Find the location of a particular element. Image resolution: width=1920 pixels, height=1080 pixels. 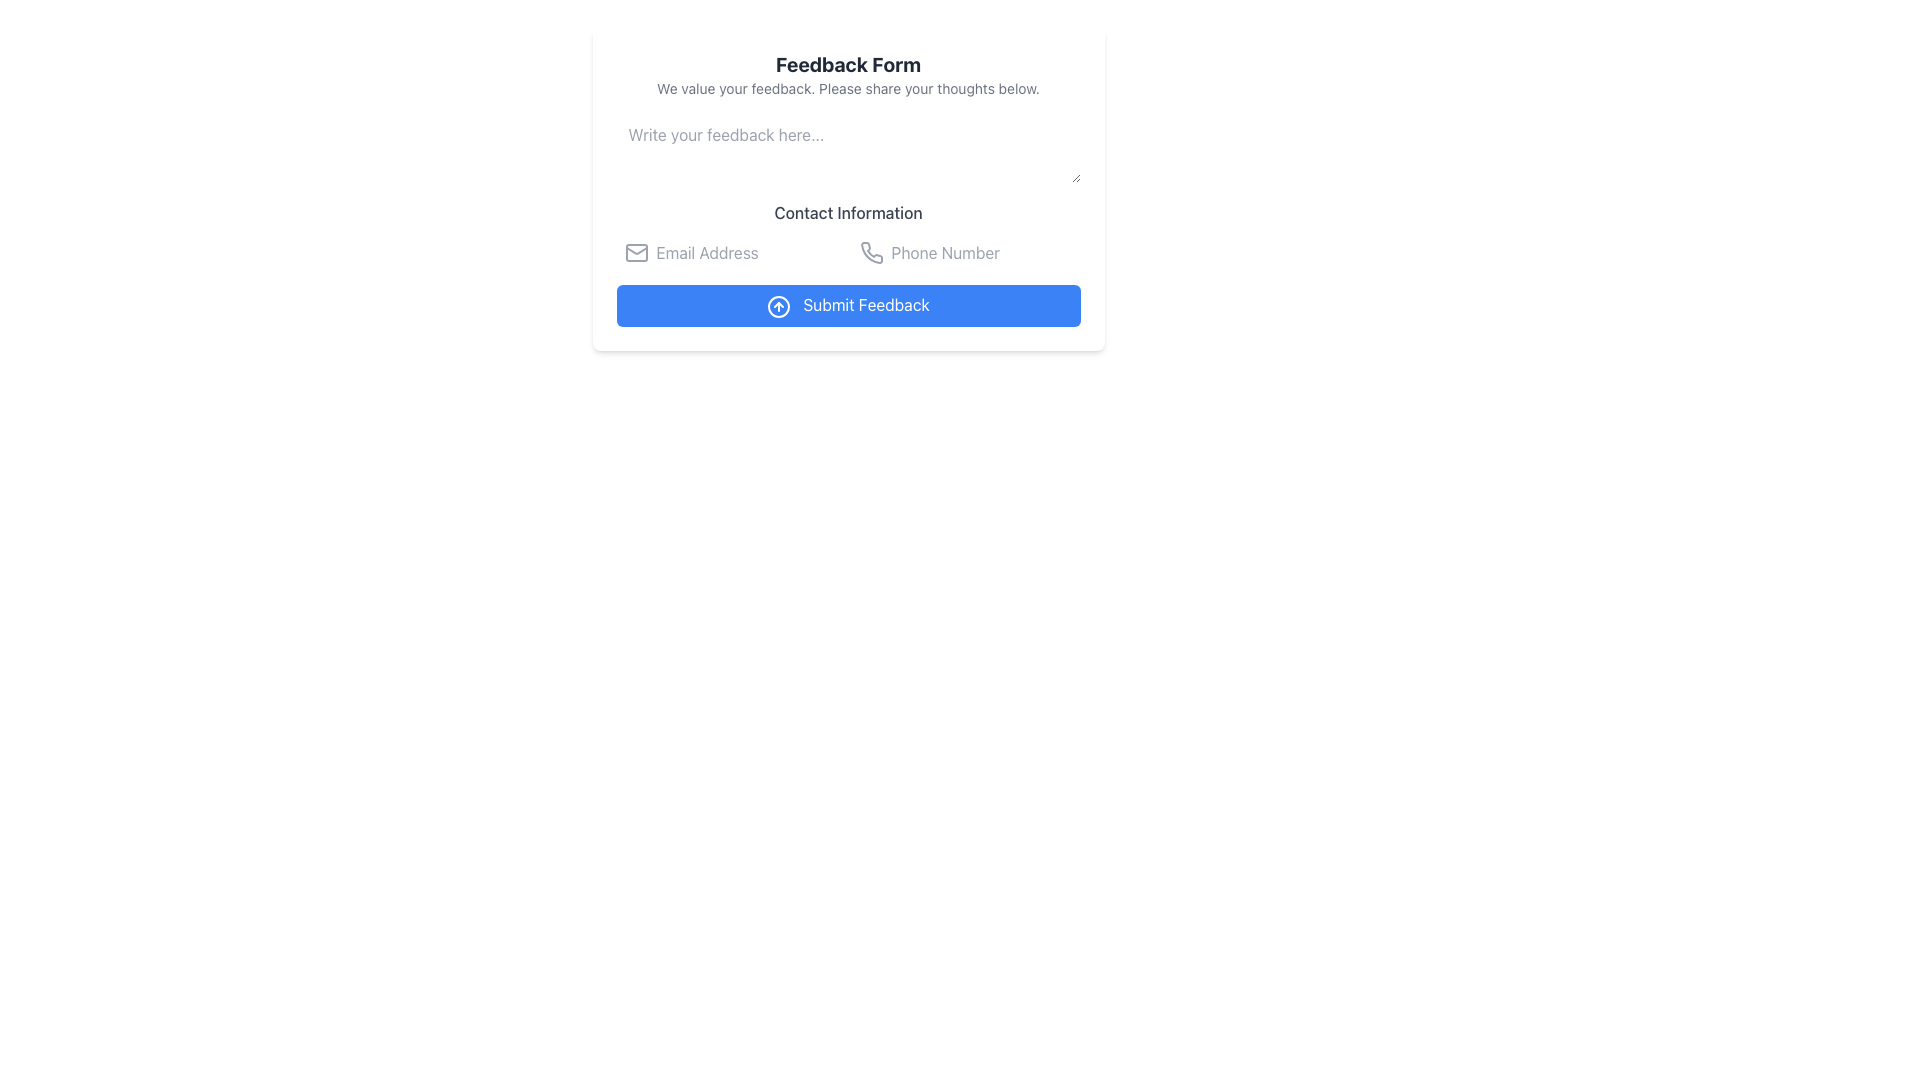

the informational text that guides the user to provide feedback, located below the 'Feedback Form' title and above the text input field is located at coordinates (848, 87).